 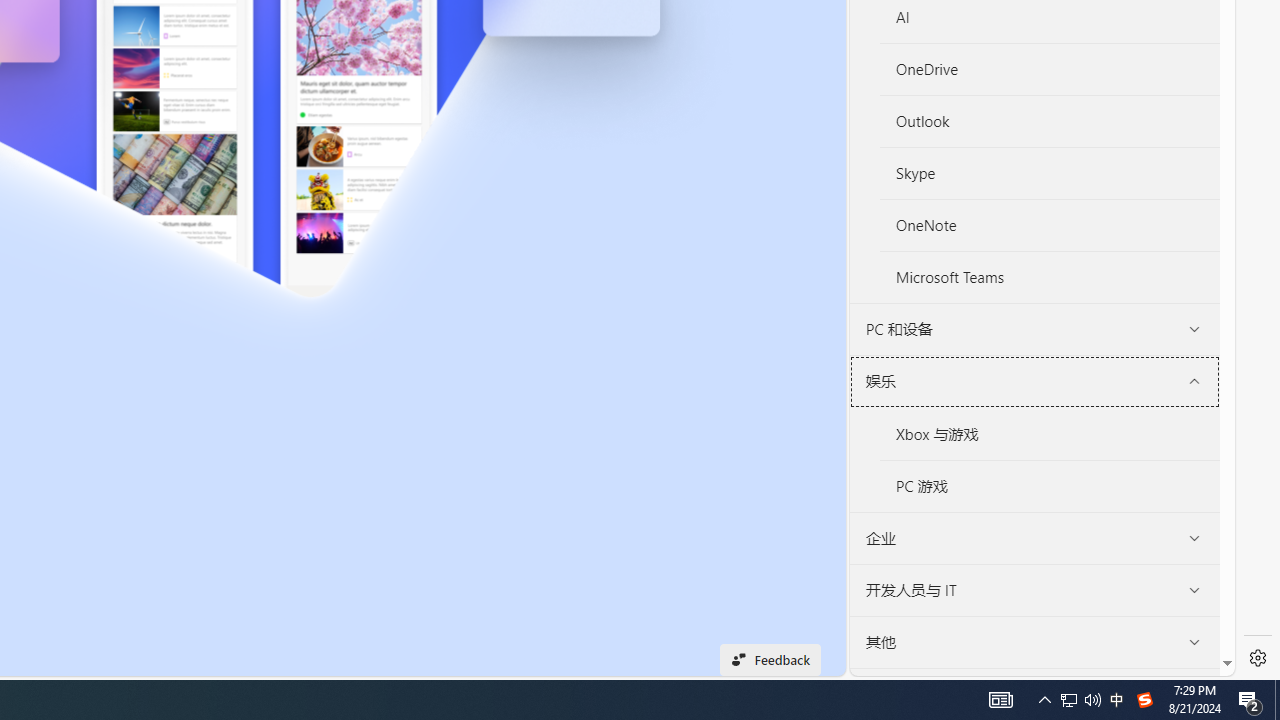 What do you see at coordinates (1049, 225) in the screenshot?
I see `'OneNote'` at bounding box center [1049, 225].